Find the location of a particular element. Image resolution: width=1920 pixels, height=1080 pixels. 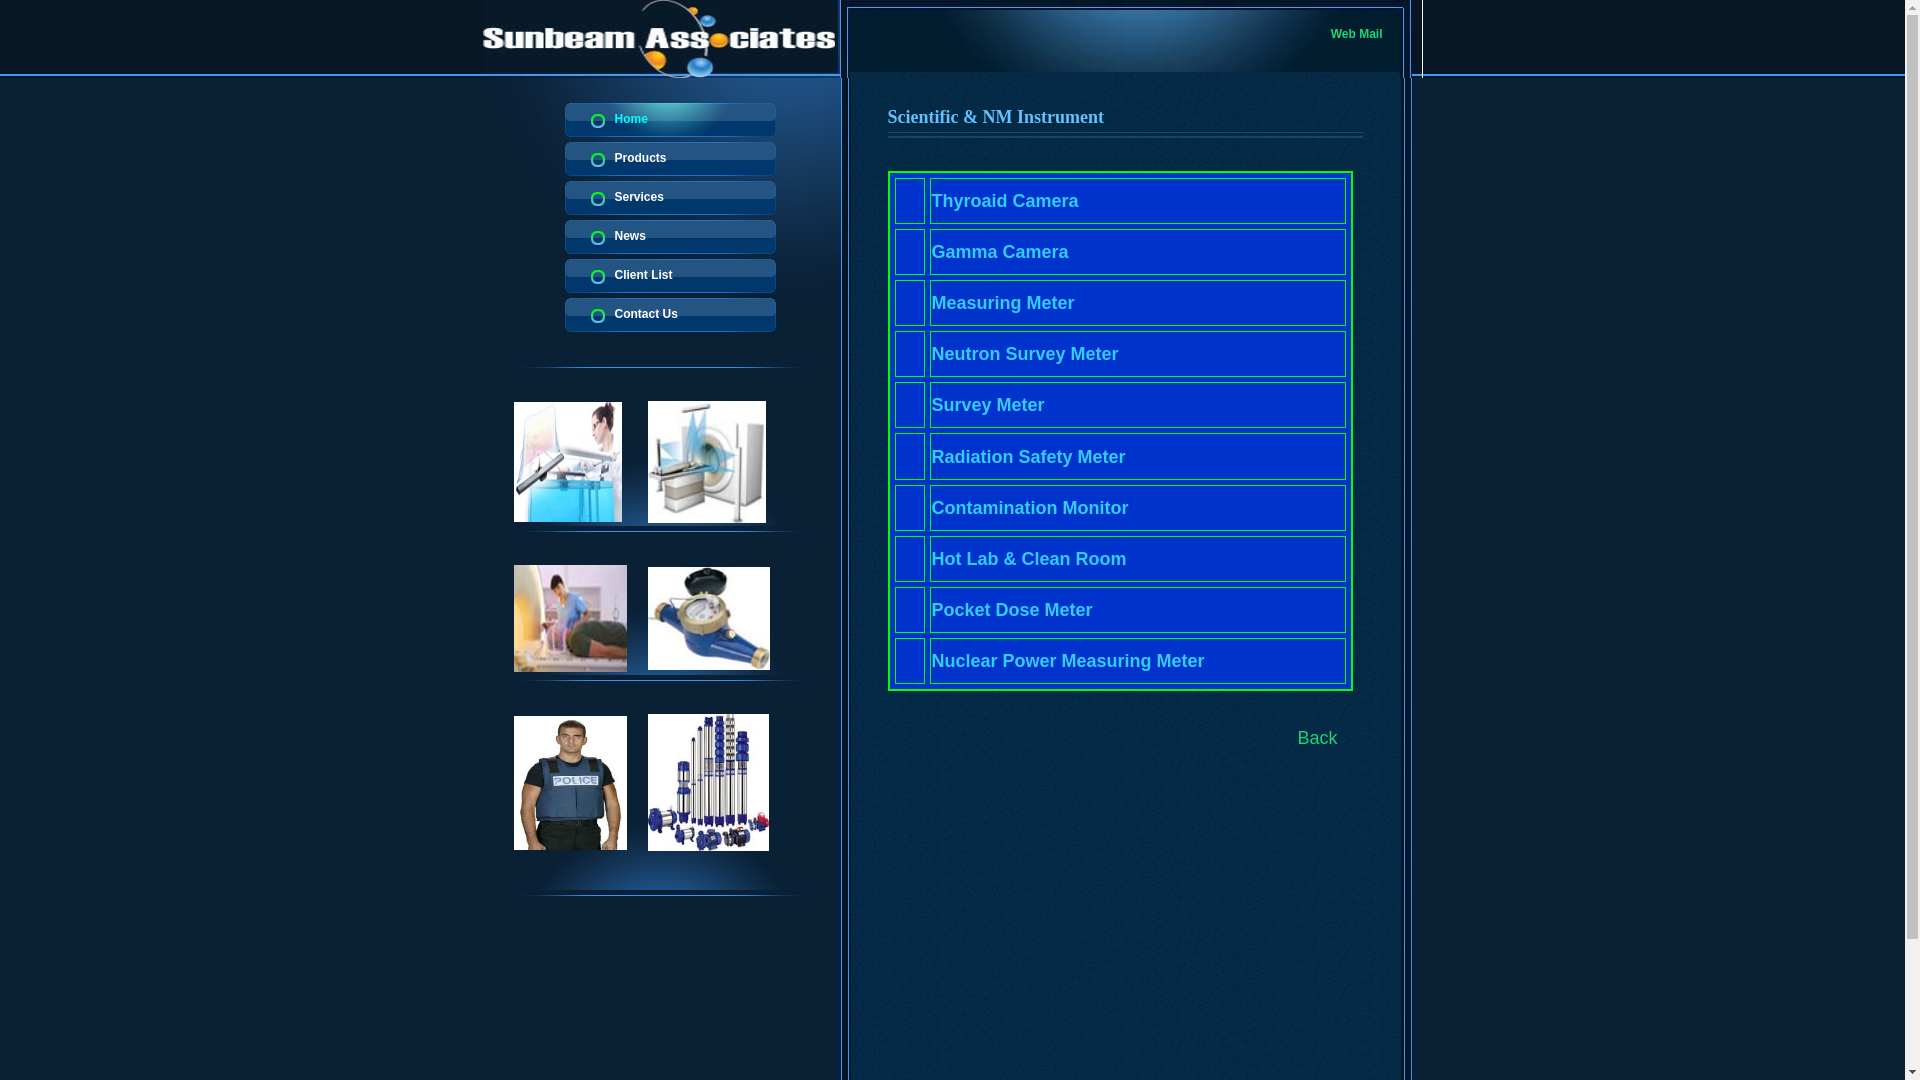

'Contact Us' is located at coordinates (669, 315).